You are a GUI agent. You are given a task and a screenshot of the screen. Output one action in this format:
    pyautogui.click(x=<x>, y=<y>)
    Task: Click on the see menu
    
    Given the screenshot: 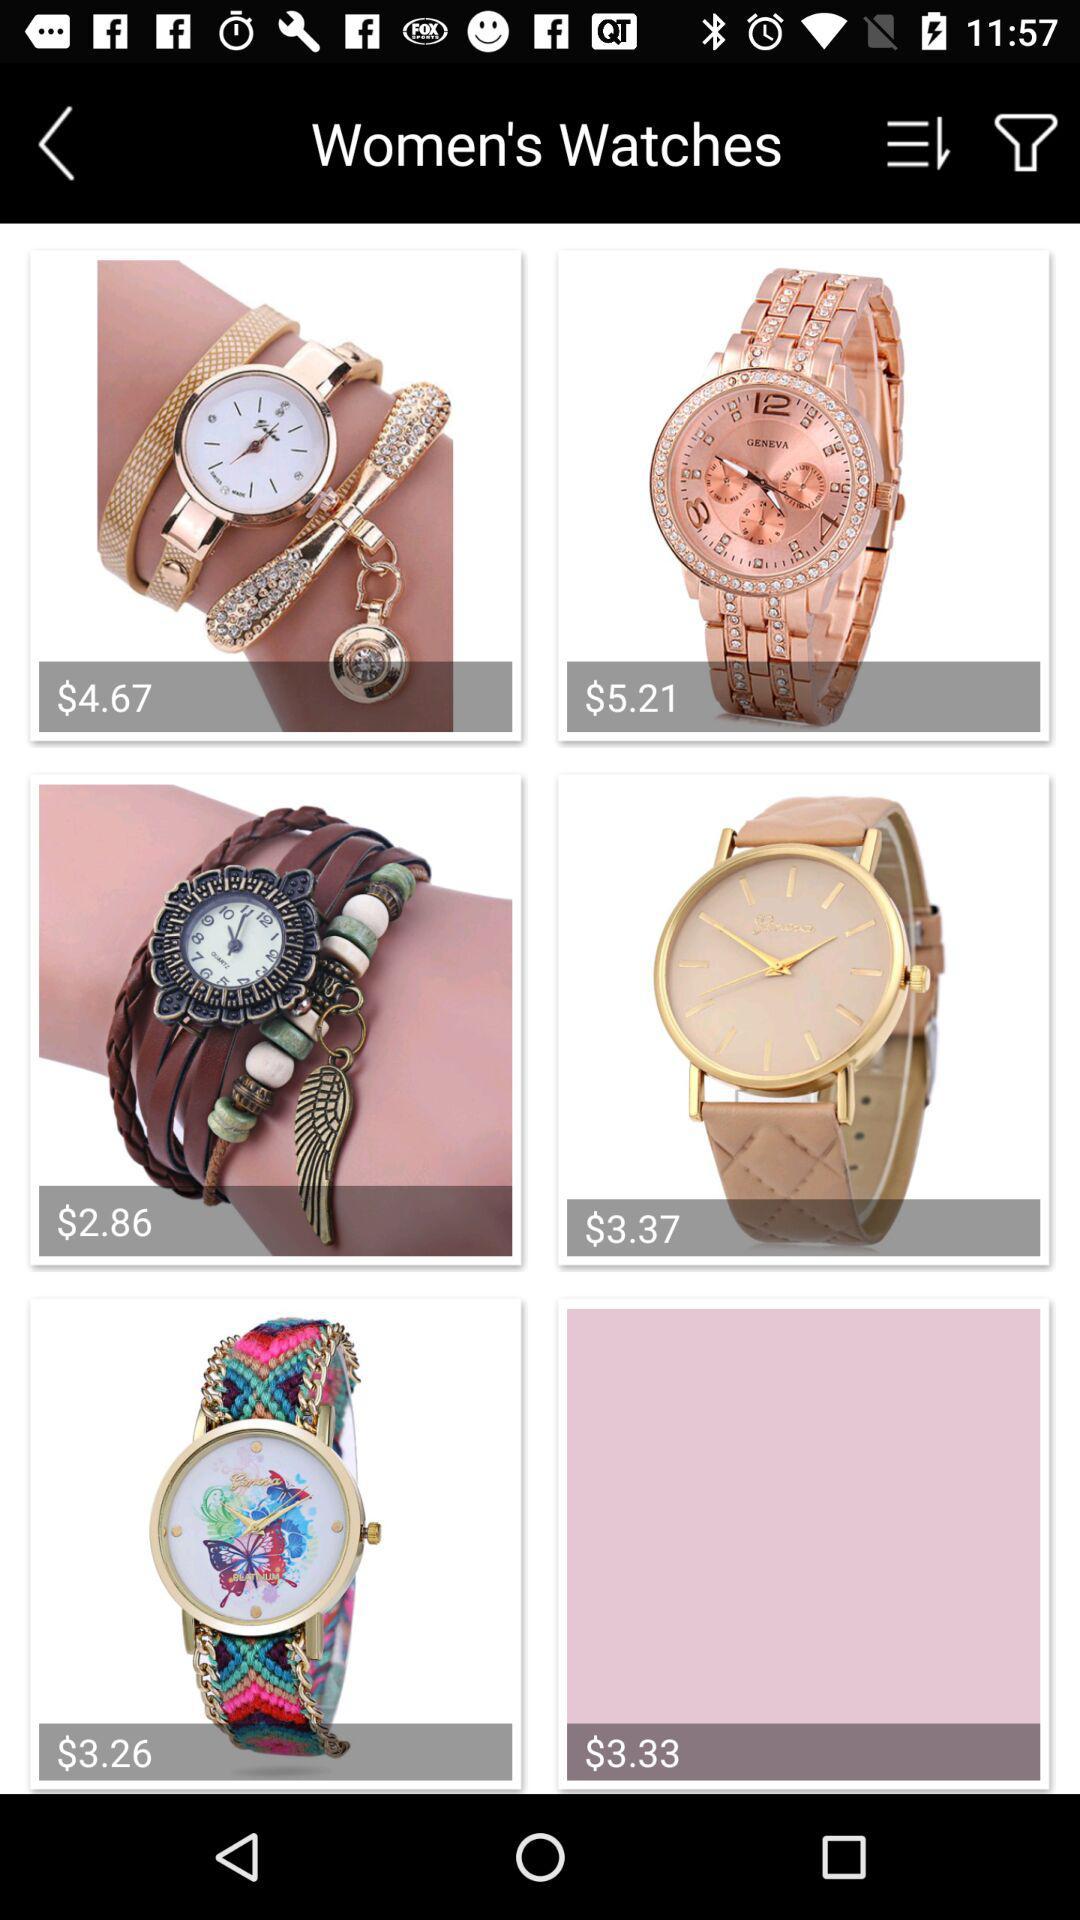 What is the action you would take?
    pyautogui.click(x=919, y=142)
    